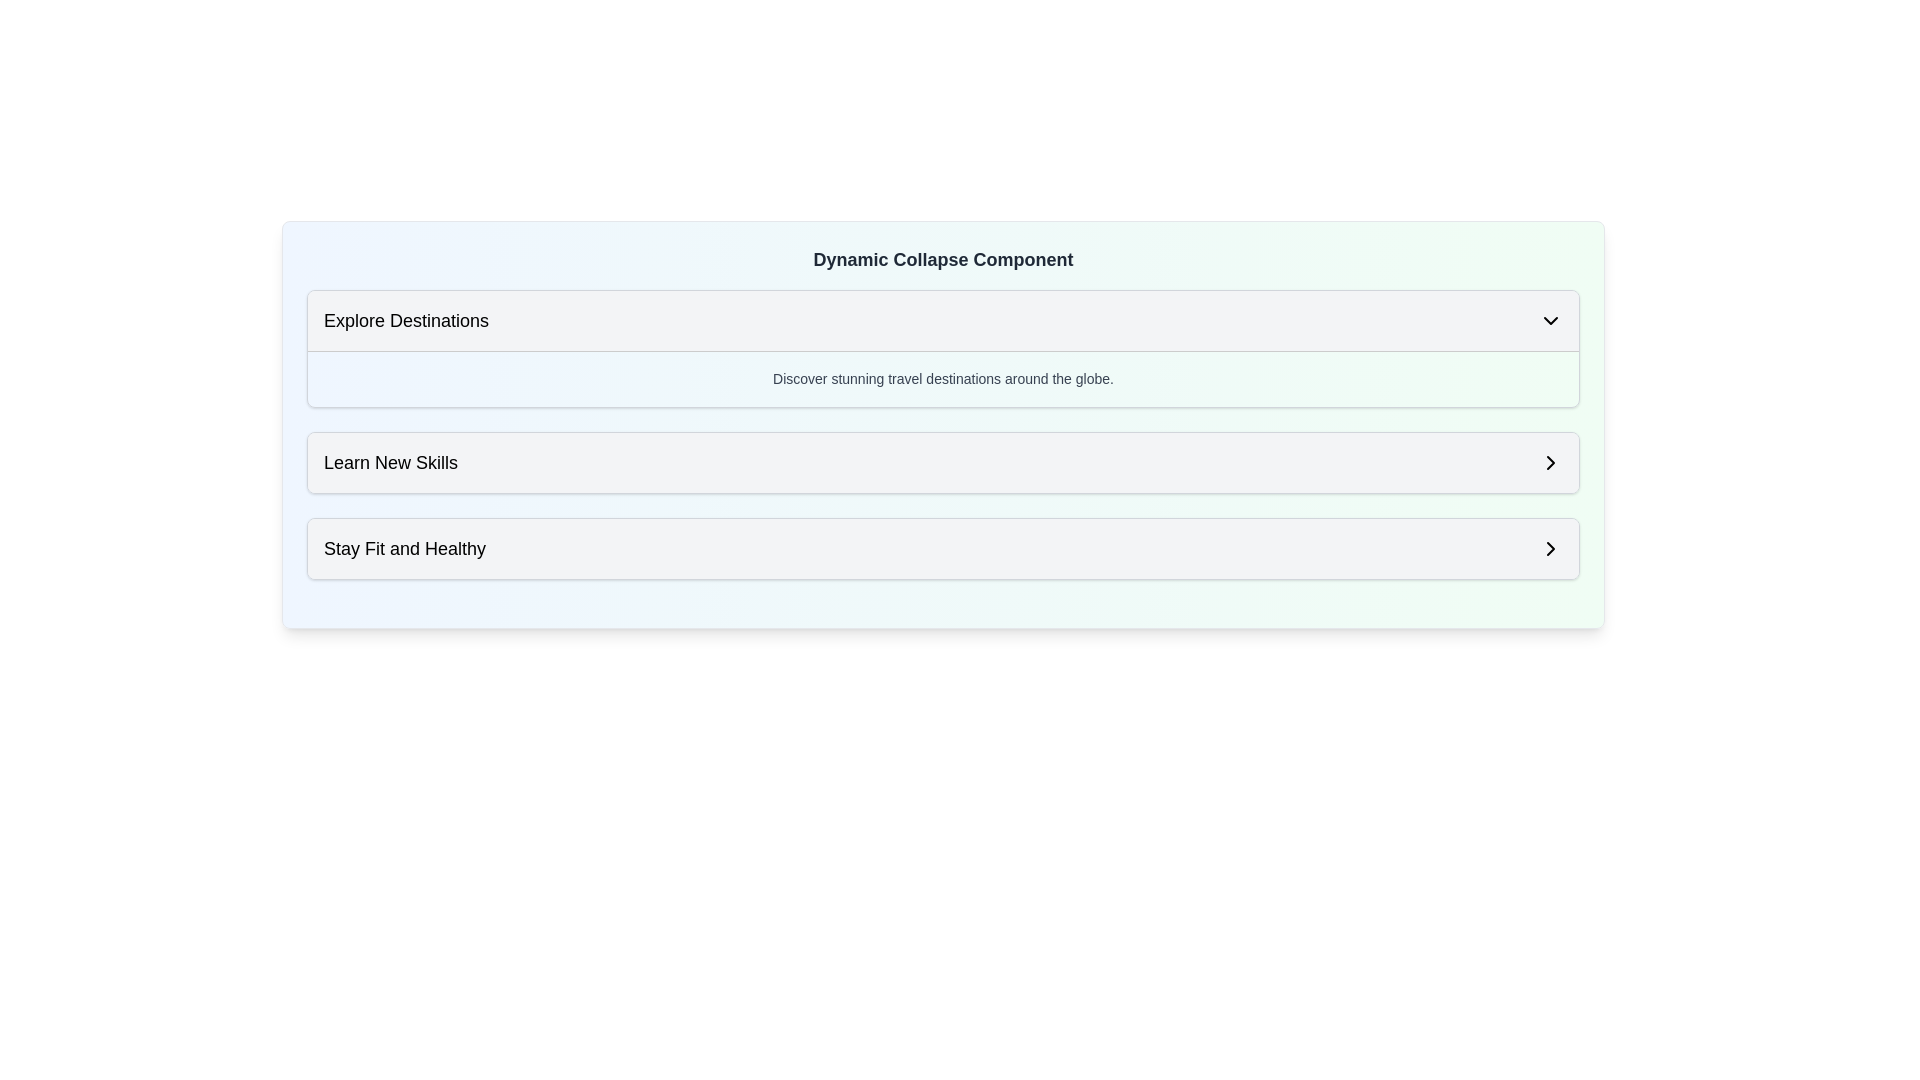 This screenshot has width=1920, height=1080. What do you see at coordinates (405, 319) in the screenshot?
I see `text label that says 'Explore Destinations', which is prominently displayed in the header of a collapsible section` at bounding box center [405, 319].